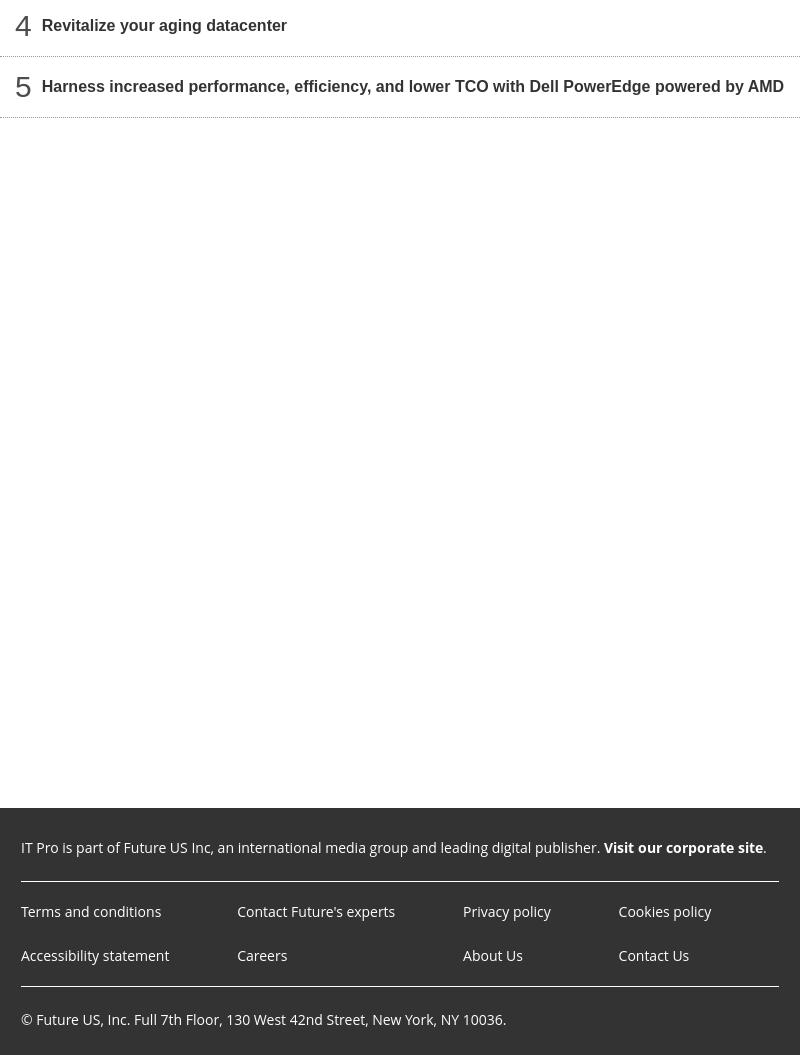  What do you see at coordinates (412, 85) in the screenshot?
I see `'Harness increased performance, efficiency, and lower TCO with Dell PowerEdge powered by AMD'` at bounding box center [412, 85].